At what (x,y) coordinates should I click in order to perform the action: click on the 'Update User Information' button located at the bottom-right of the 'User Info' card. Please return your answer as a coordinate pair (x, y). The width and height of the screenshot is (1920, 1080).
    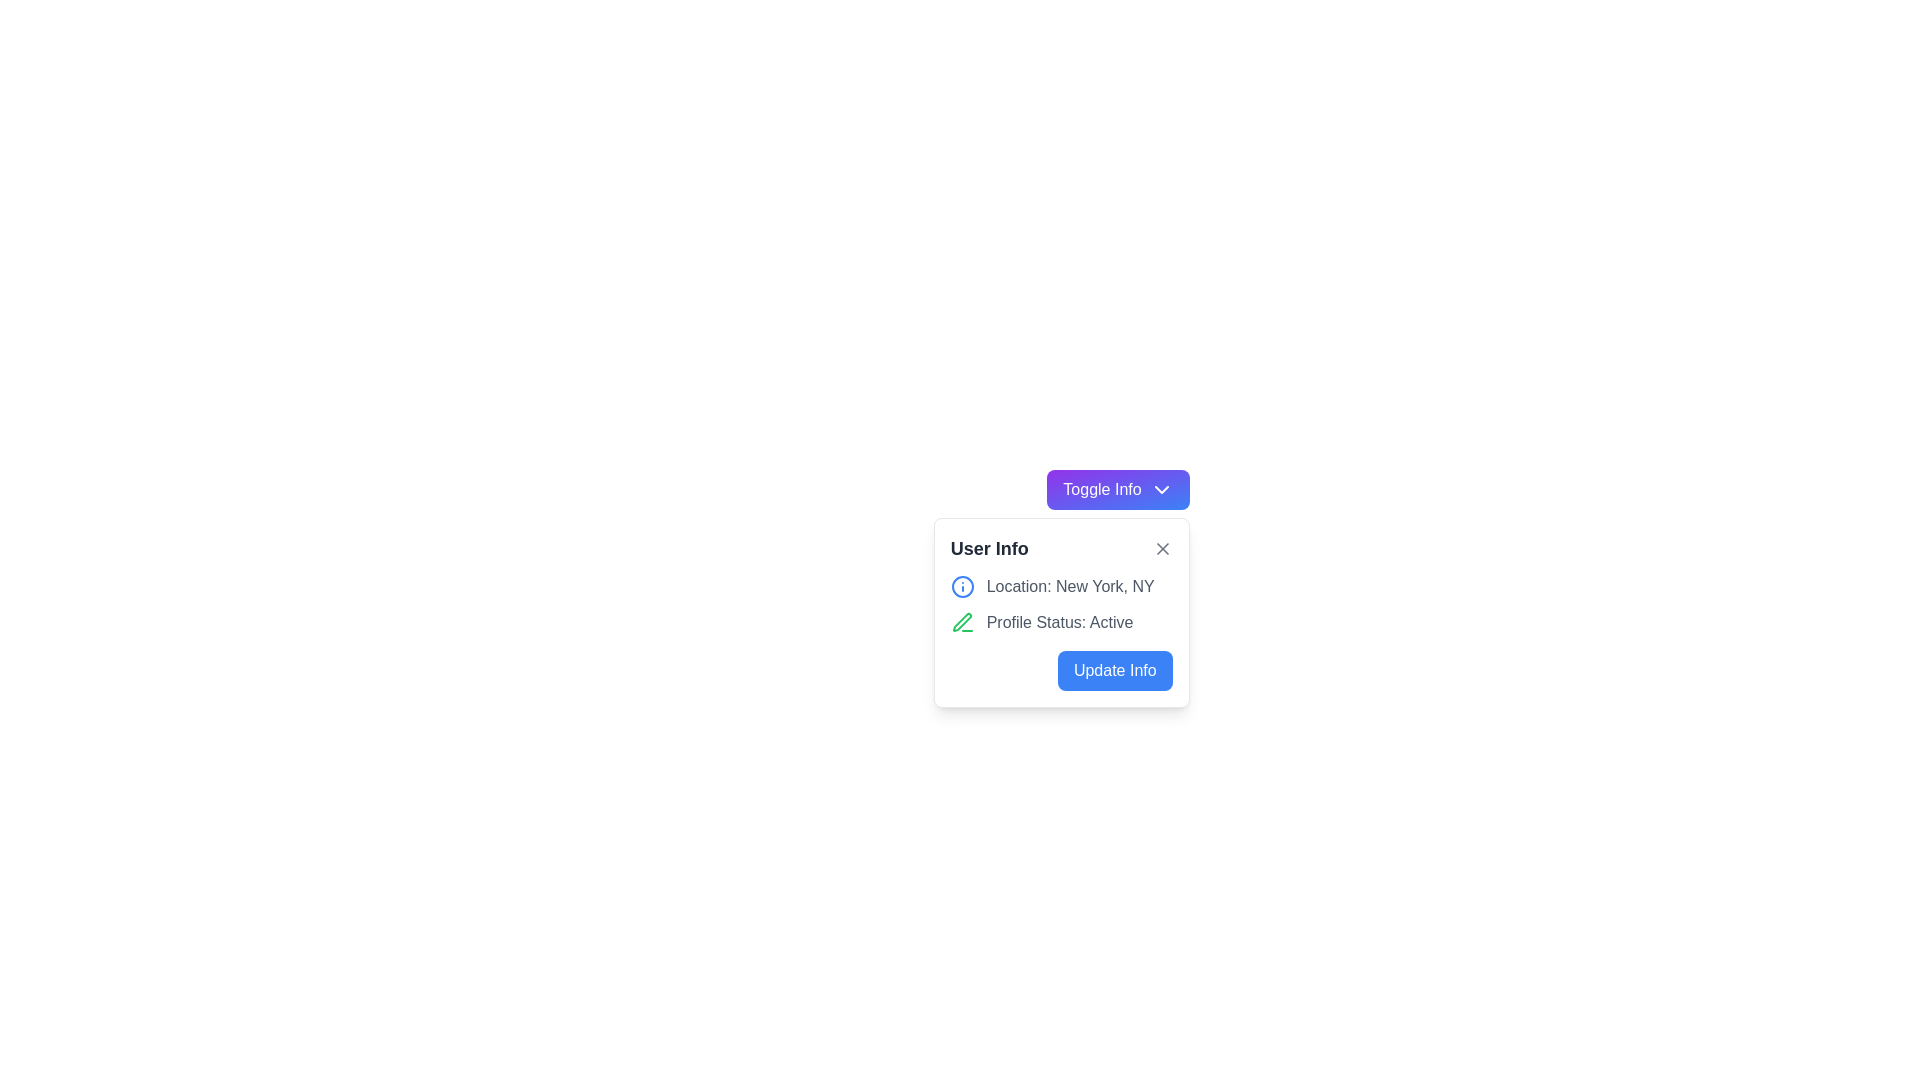
    Looking at the image, I should click on (1060, 671).